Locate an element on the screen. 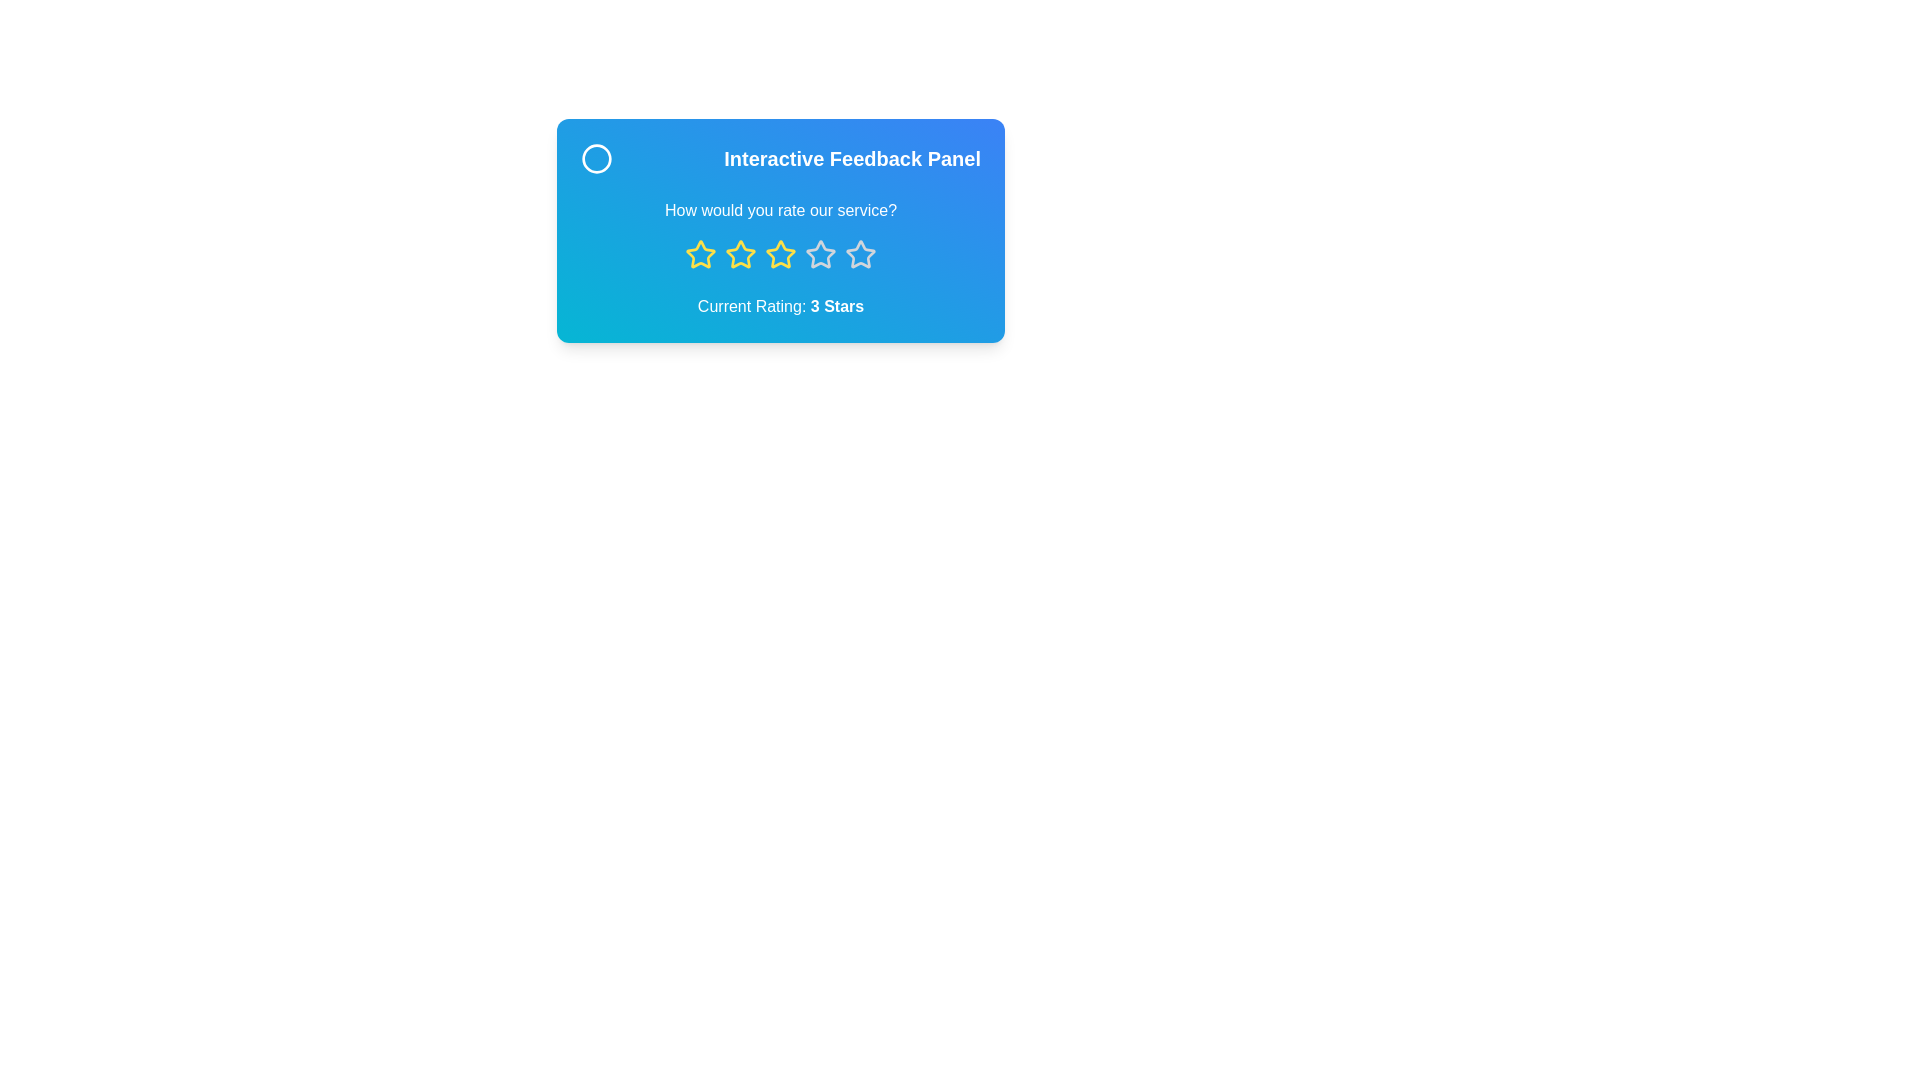 This screenshot has height=1080, width=1920. the third star-shaped interactive icon is located at coordinates (820, 253).